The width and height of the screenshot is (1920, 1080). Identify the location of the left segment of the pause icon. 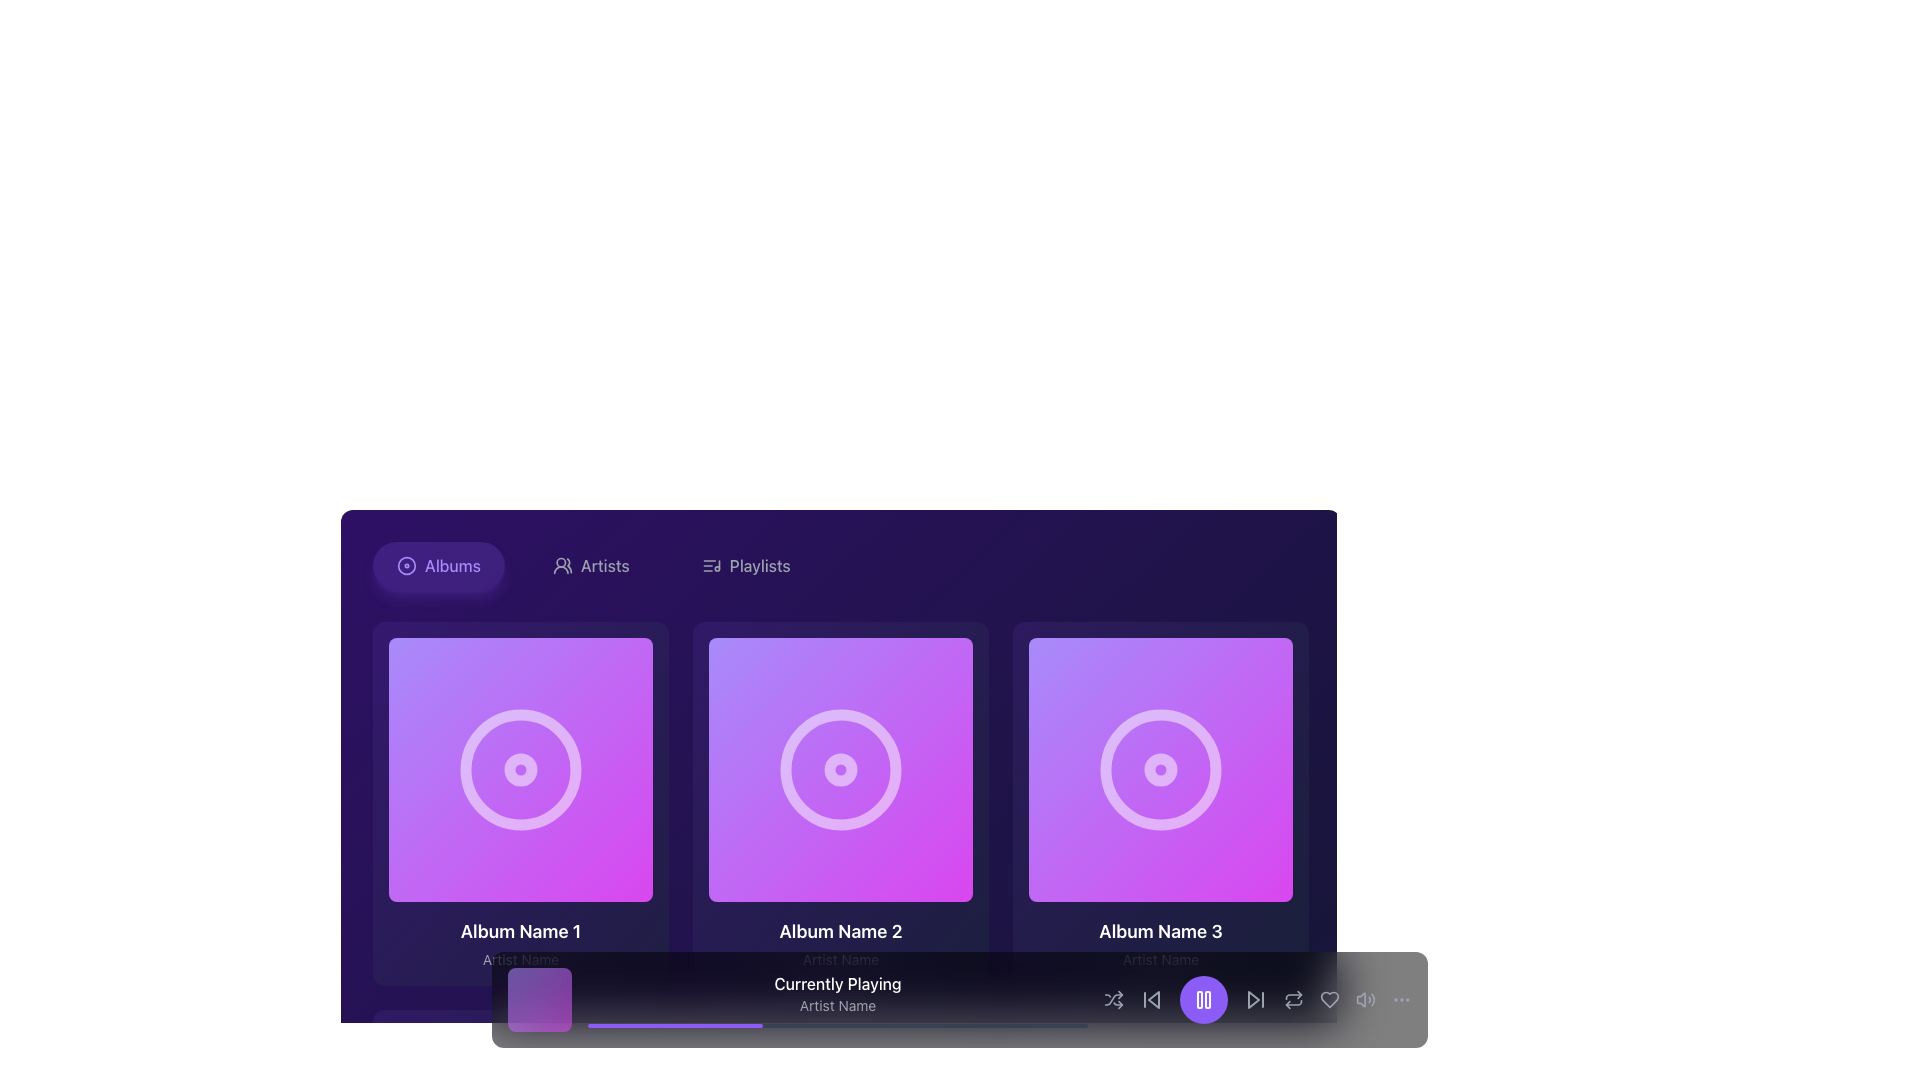
(1200, 999).